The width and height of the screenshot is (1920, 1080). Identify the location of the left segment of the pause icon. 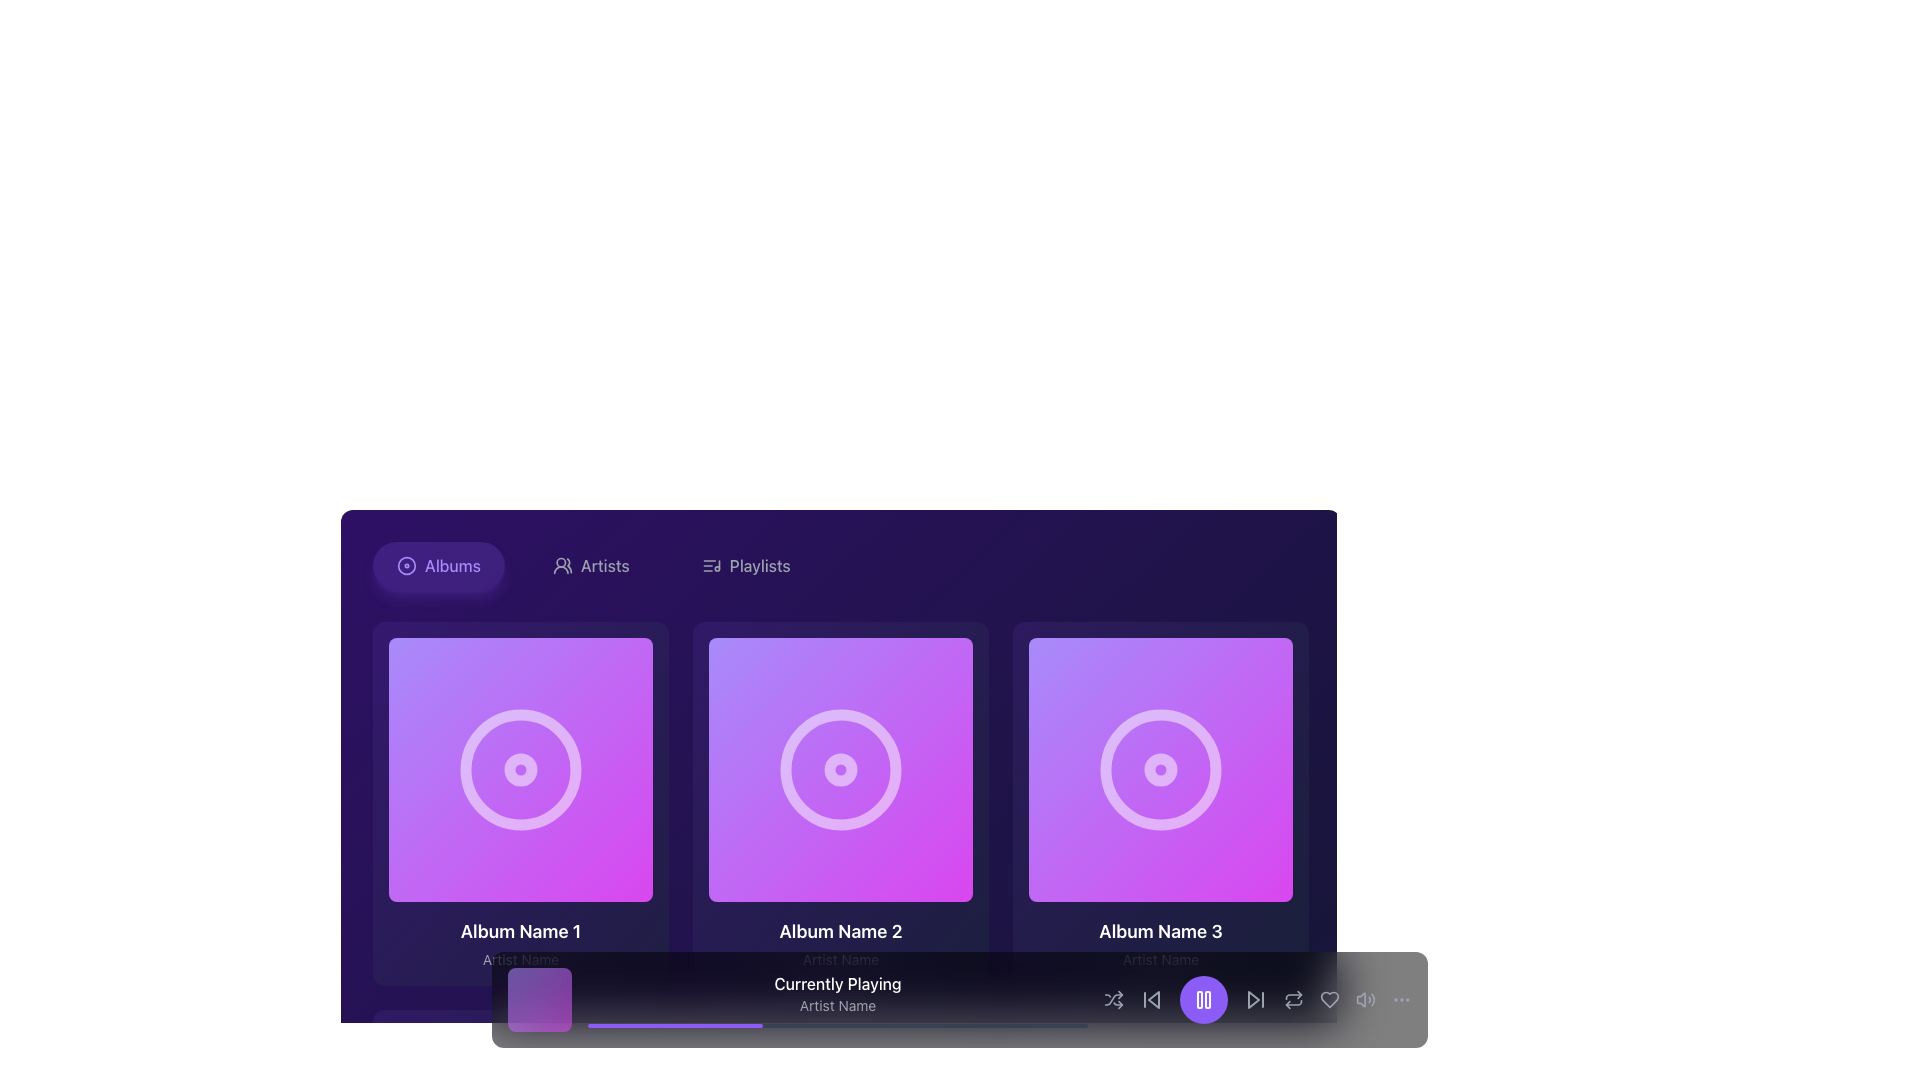
(1200, 999).